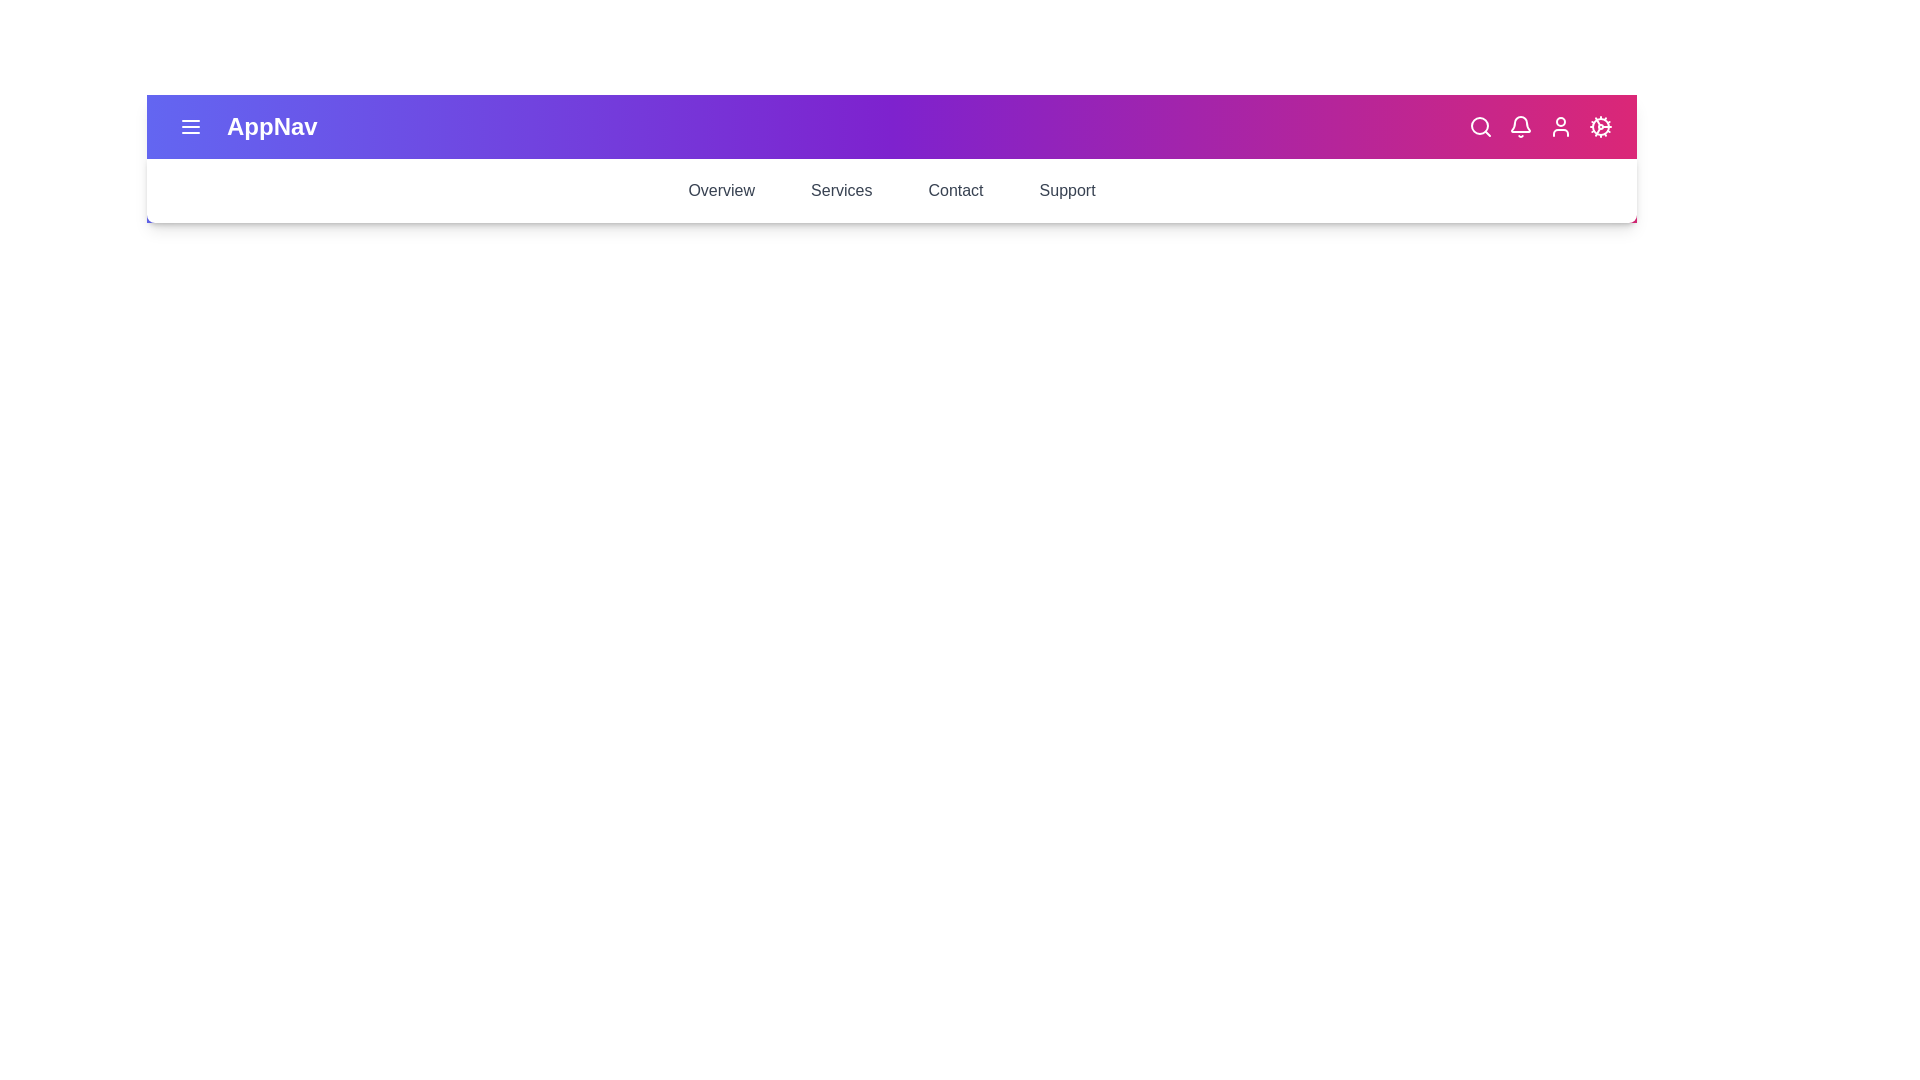 Image resolution: width=1920 pixels, height=1080 pixels. Describe the element at coordinates (1520, 127) in the screenshot. I see `the notification bell icon to view notifications` at that location.